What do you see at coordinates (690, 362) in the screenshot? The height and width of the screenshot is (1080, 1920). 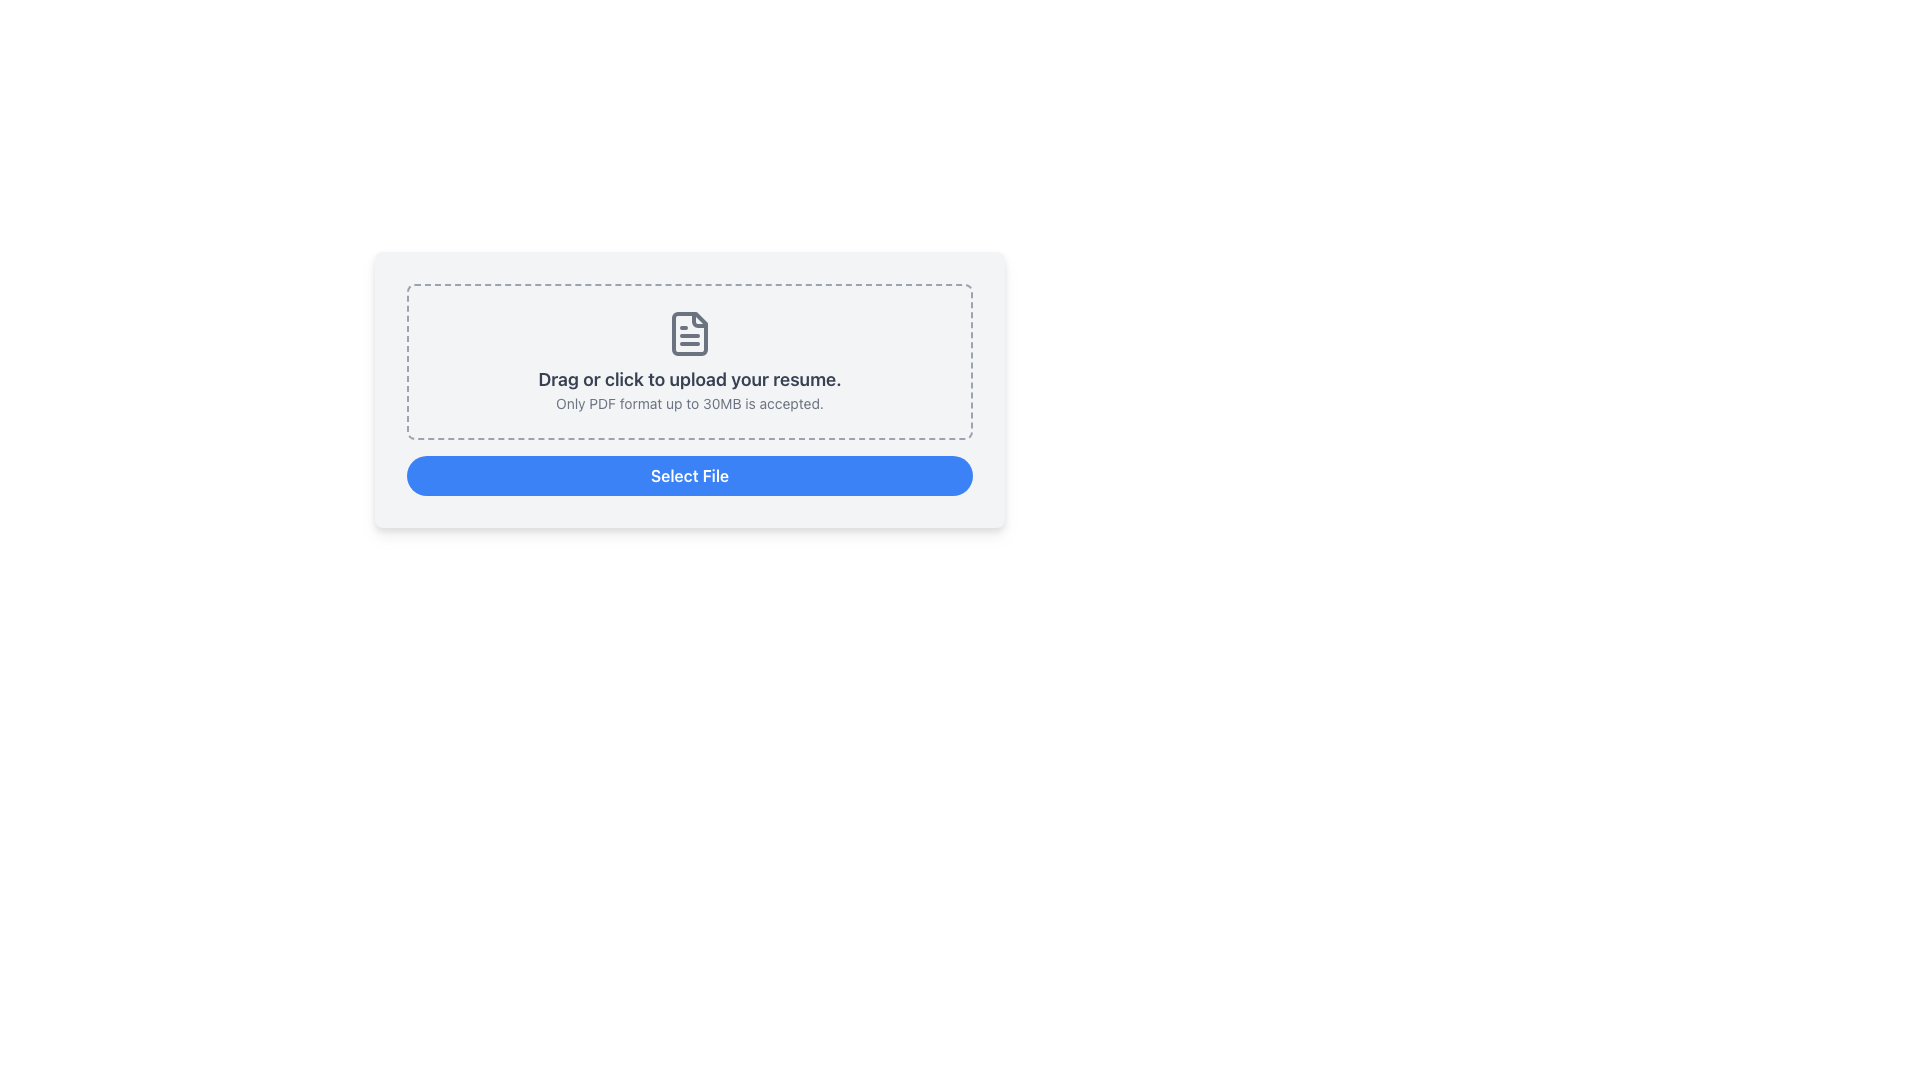 I see `the Upload drop zone, which is a bordered dashed rectangle with a light gray background, containing the text 'Drag or click to upload your resume.' and an icon of a document` at bounding box center [690, 362].